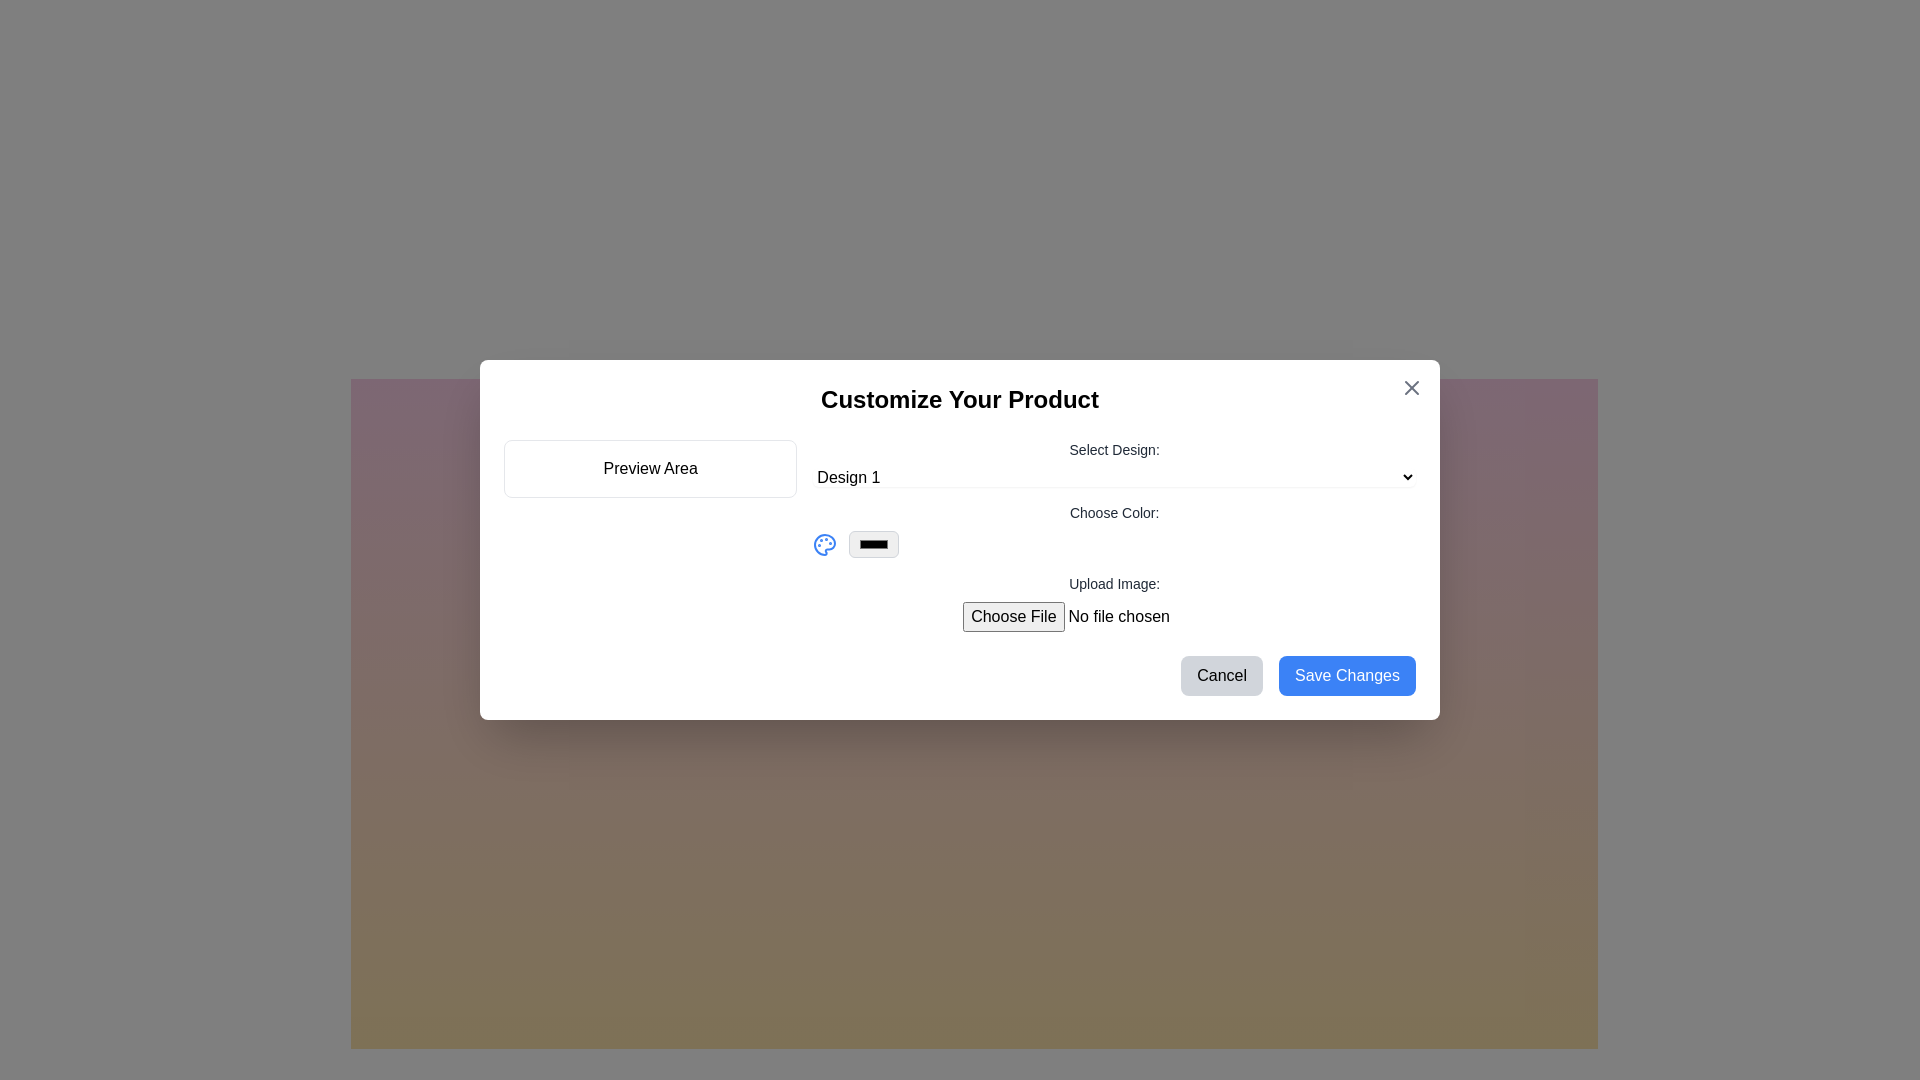  Describe the element at coordinates (1410, 388) in the screenshot. I see `the close button located in the top-right corner of the modal window to observe a styling change` at that location.